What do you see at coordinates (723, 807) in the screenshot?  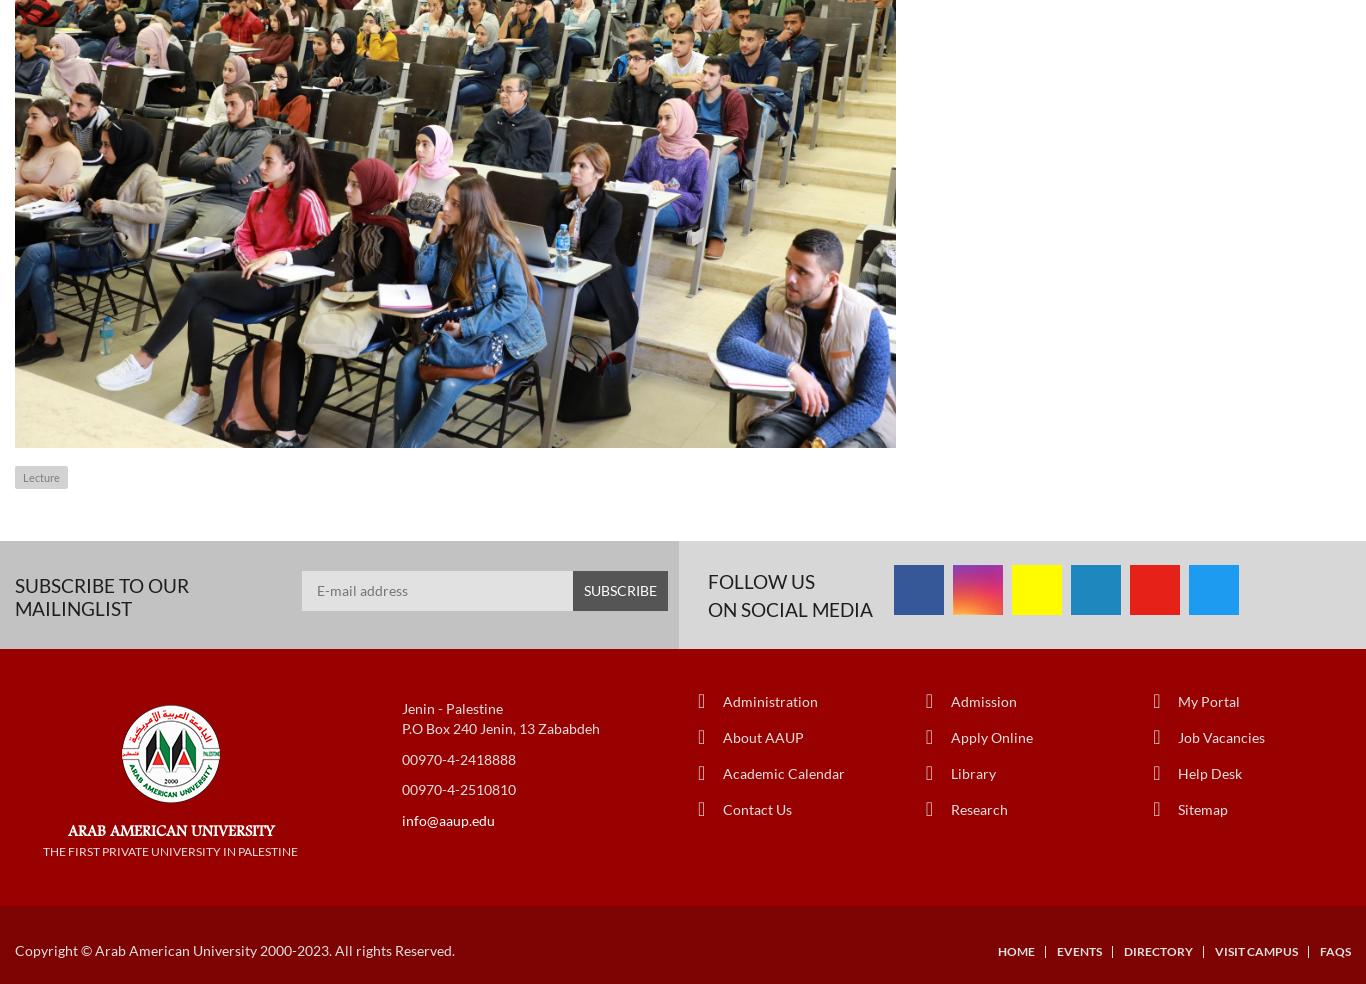 I see `'Contact Us'` at bounding box center [723, 807].